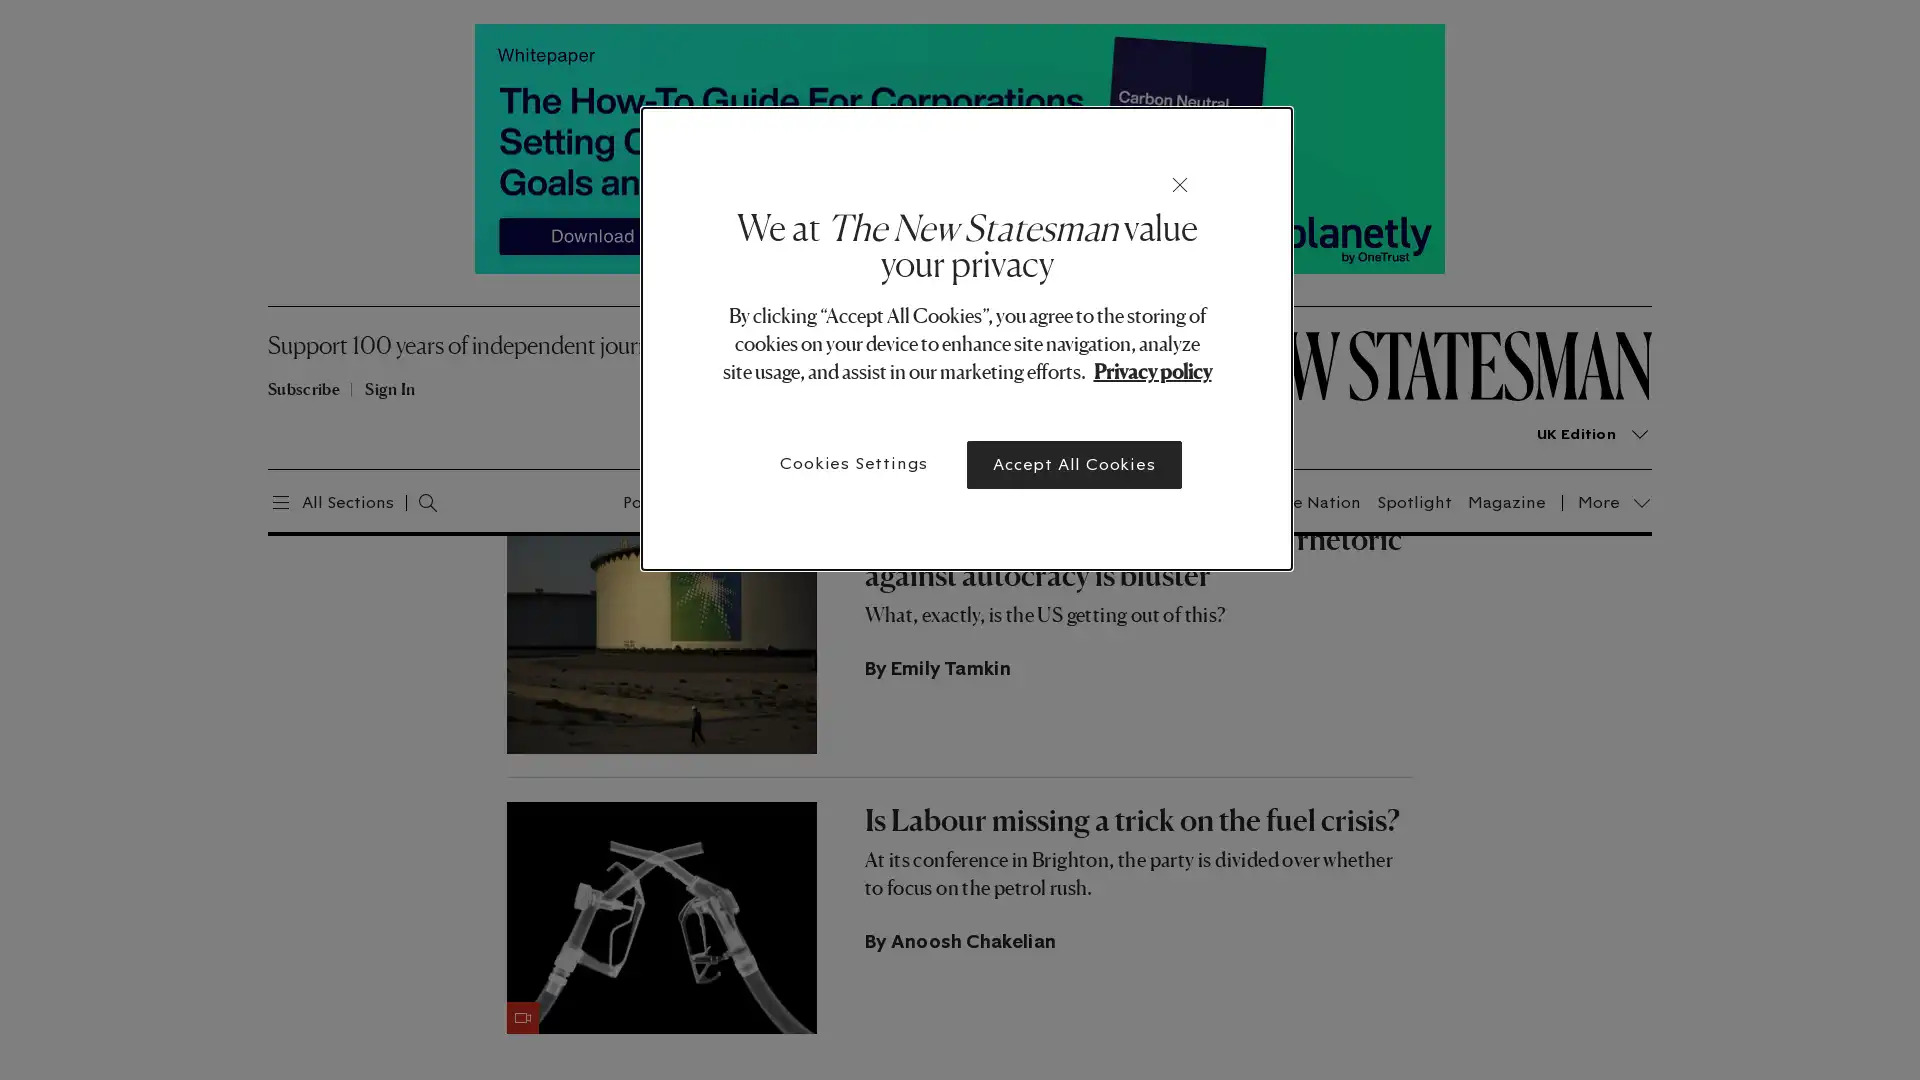 Image resolution: width=1920 pixels, height=1080 pixels. Describe the element at coordinates (854, 463) in the screenshot. I see `Cookies Settings` at that location.